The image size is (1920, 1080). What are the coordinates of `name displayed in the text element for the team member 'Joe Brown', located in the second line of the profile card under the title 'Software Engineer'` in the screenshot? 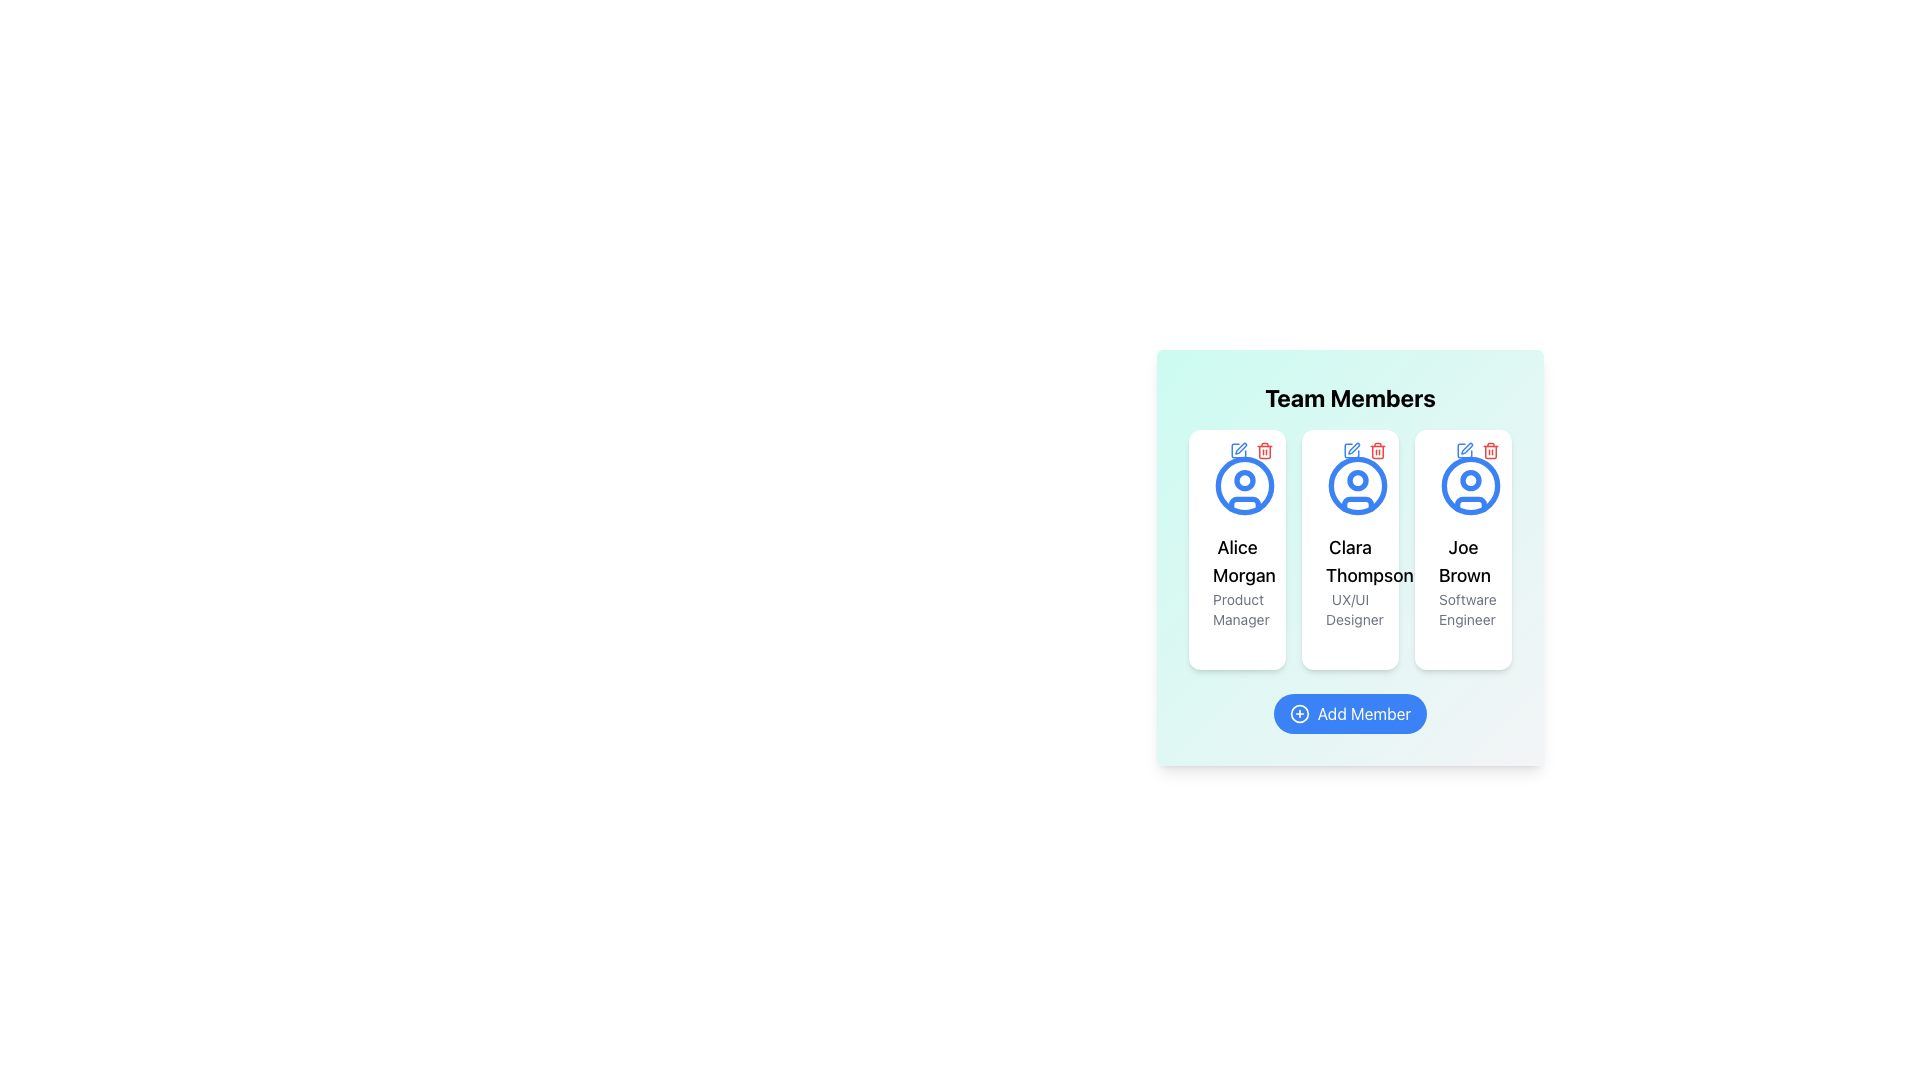 It's located at (1463, 562).